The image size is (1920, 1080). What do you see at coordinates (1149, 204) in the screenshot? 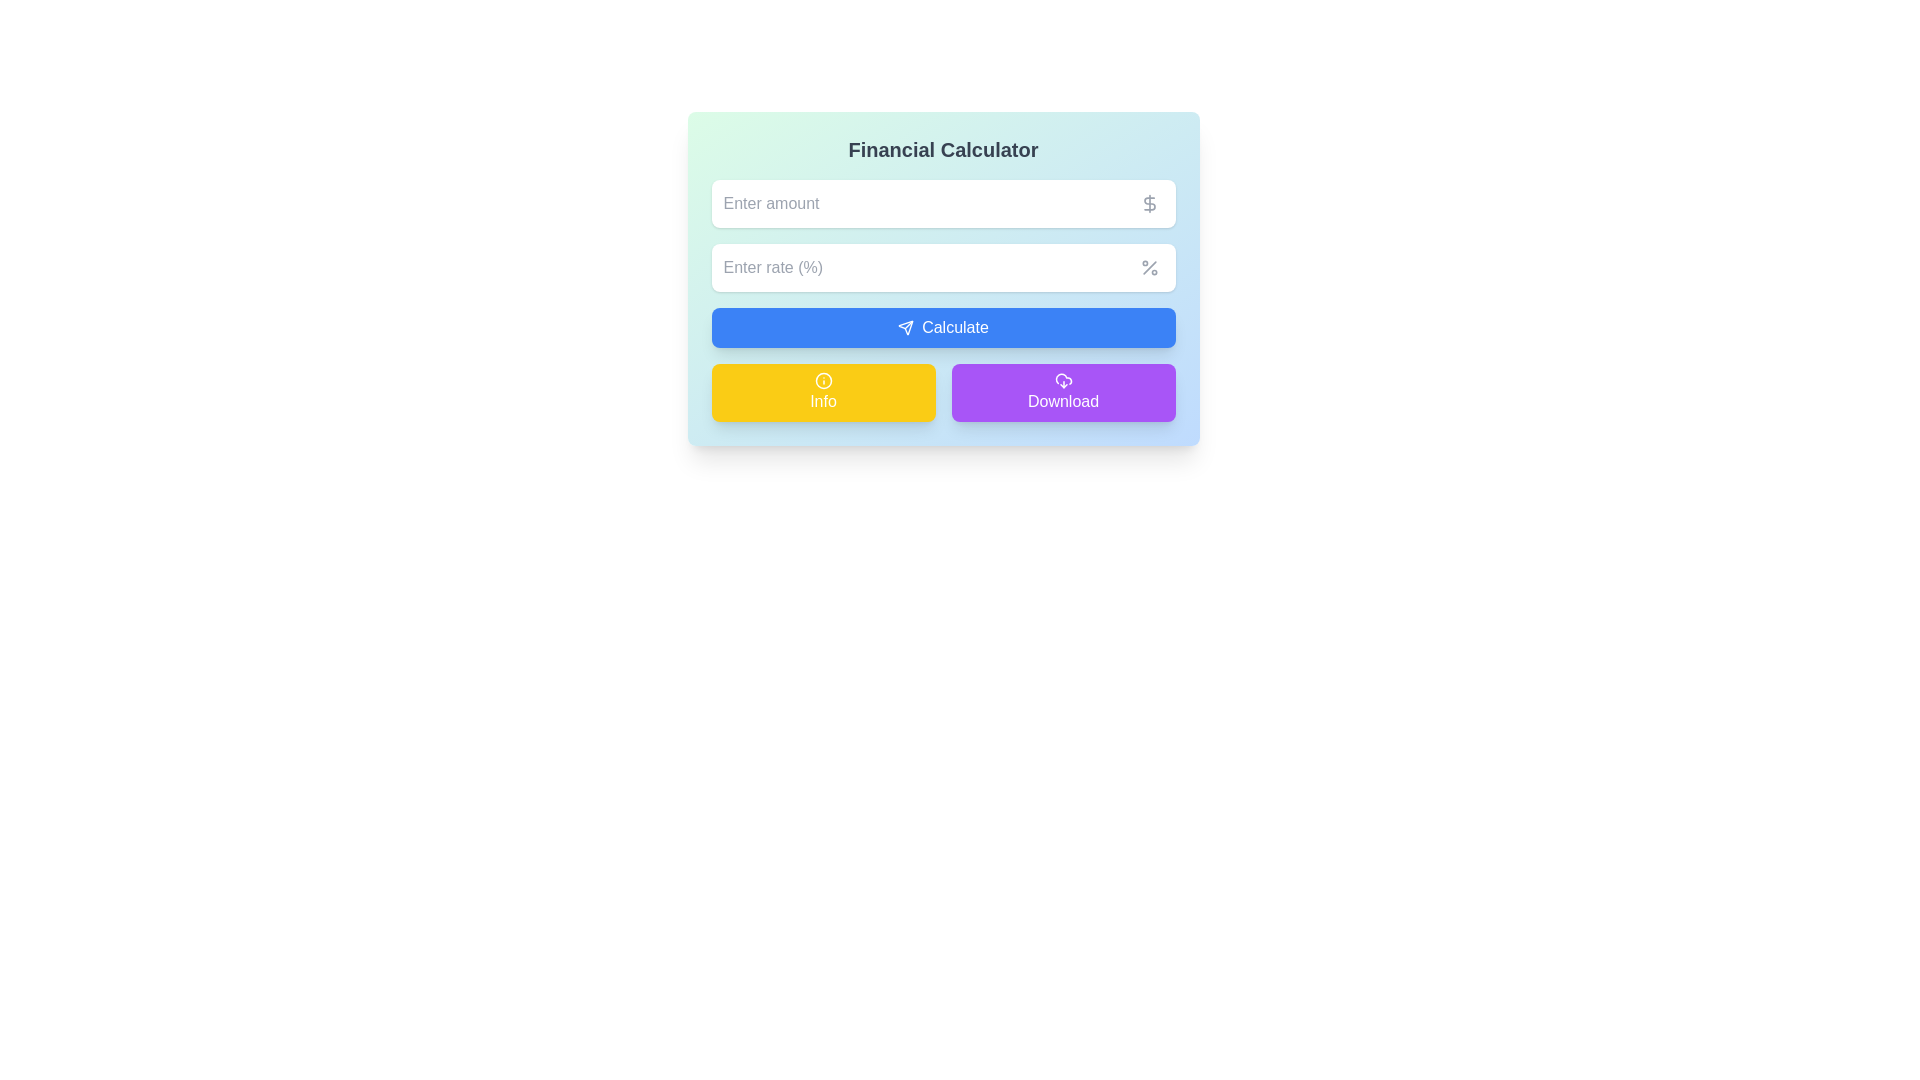
I see `the monetary input indicator icon located to the right of the 'Enter amount' text input field, which visually indicates that monetary values can be entered` at bounding box center [1149, 204].